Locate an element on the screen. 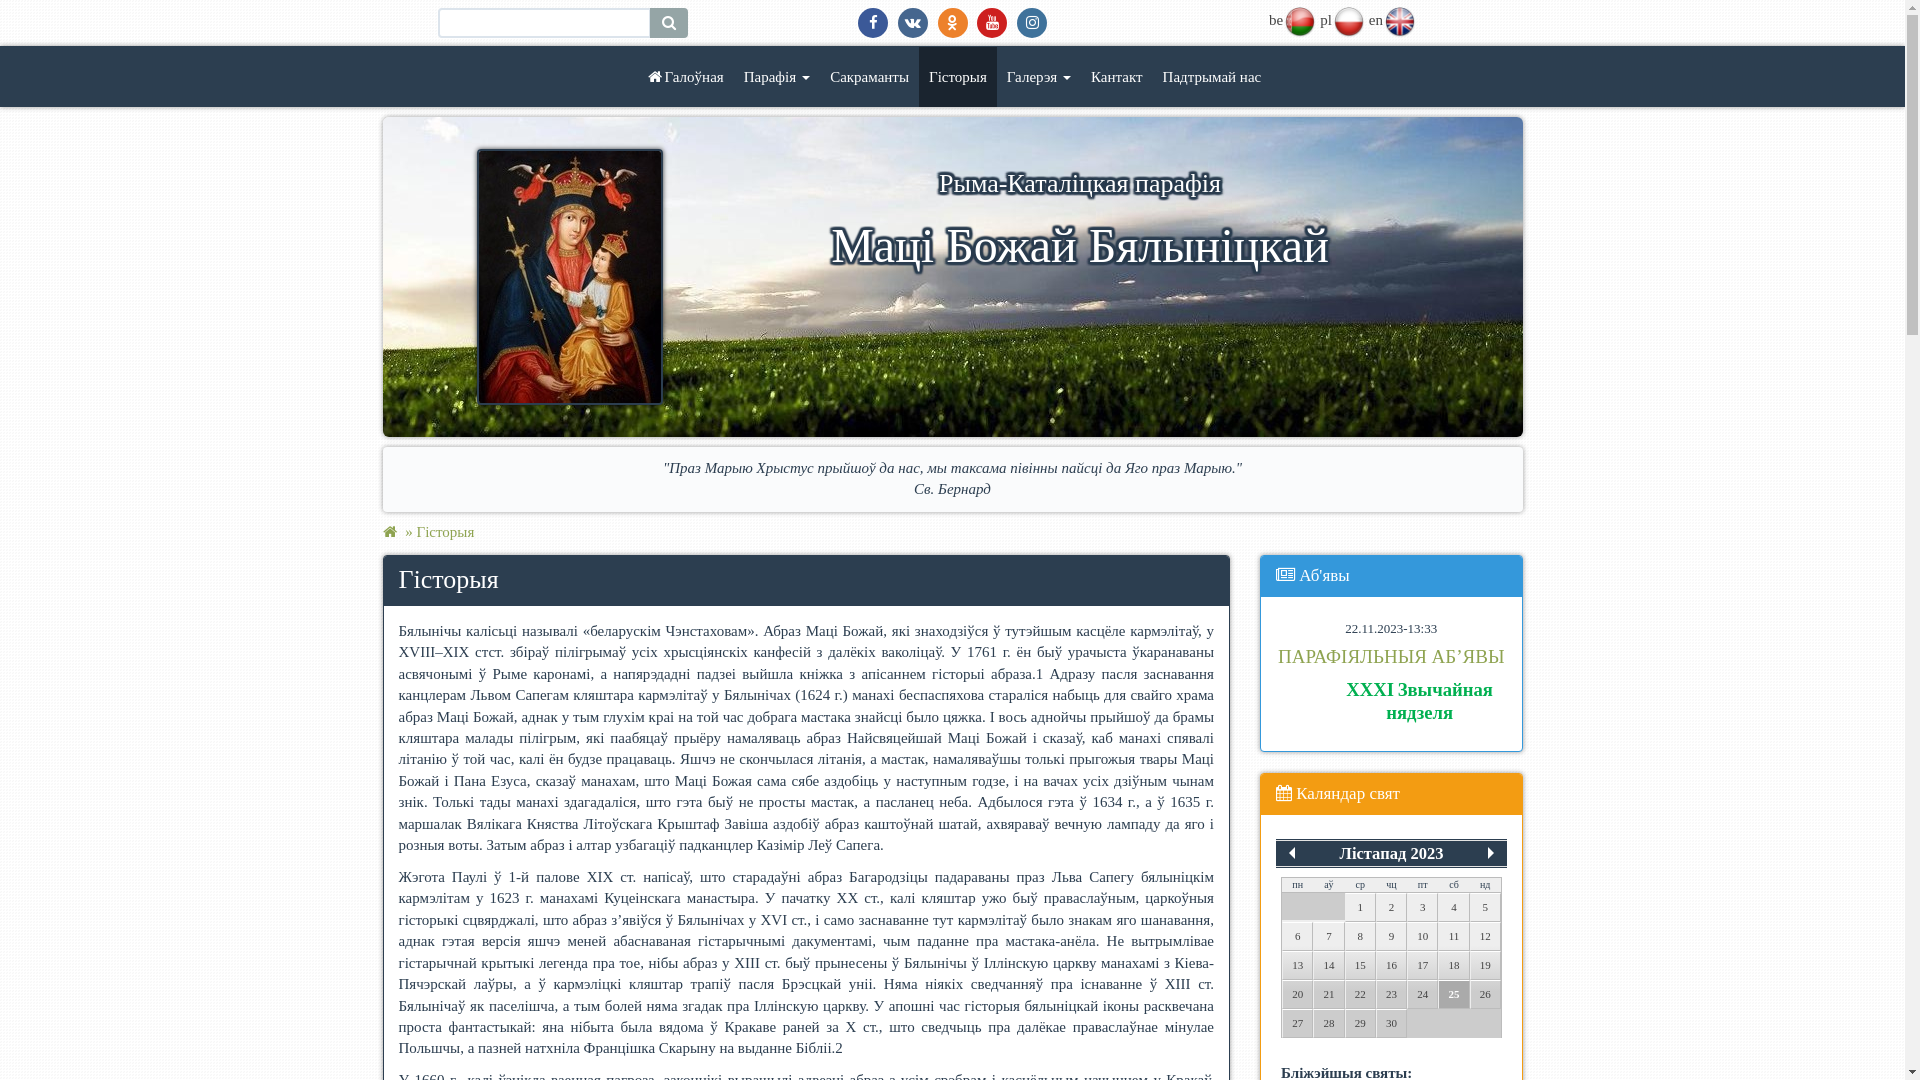  '11' is located at coordinates (1437, 936).